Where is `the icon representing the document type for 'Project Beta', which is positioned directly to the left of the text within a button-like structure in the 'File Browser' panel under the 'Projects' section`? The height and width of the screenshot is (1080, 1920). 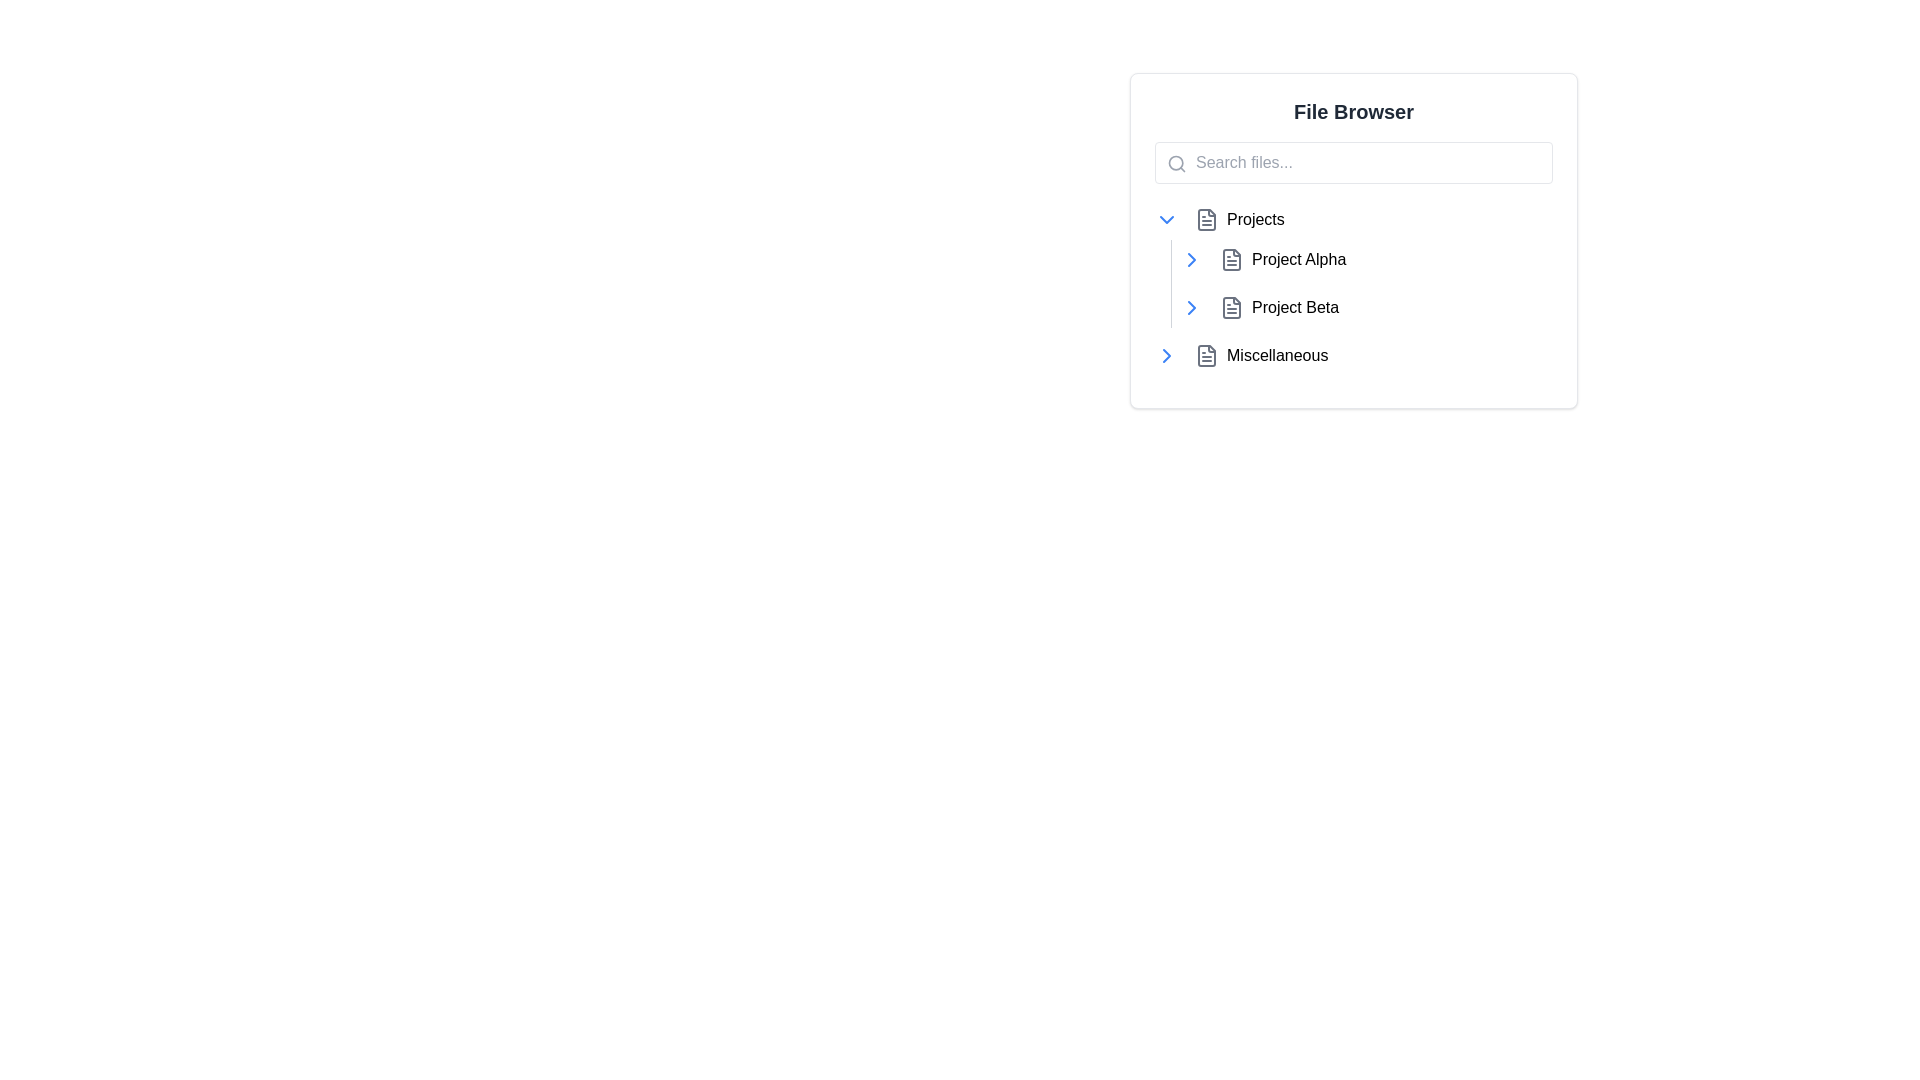 the icon representing the document type for 'Project Beta', which is positioned directly to the left of the text within a button-like structure in the 'File Browser' panel under the 'Projects' section is located at coordinates (1231, 308).